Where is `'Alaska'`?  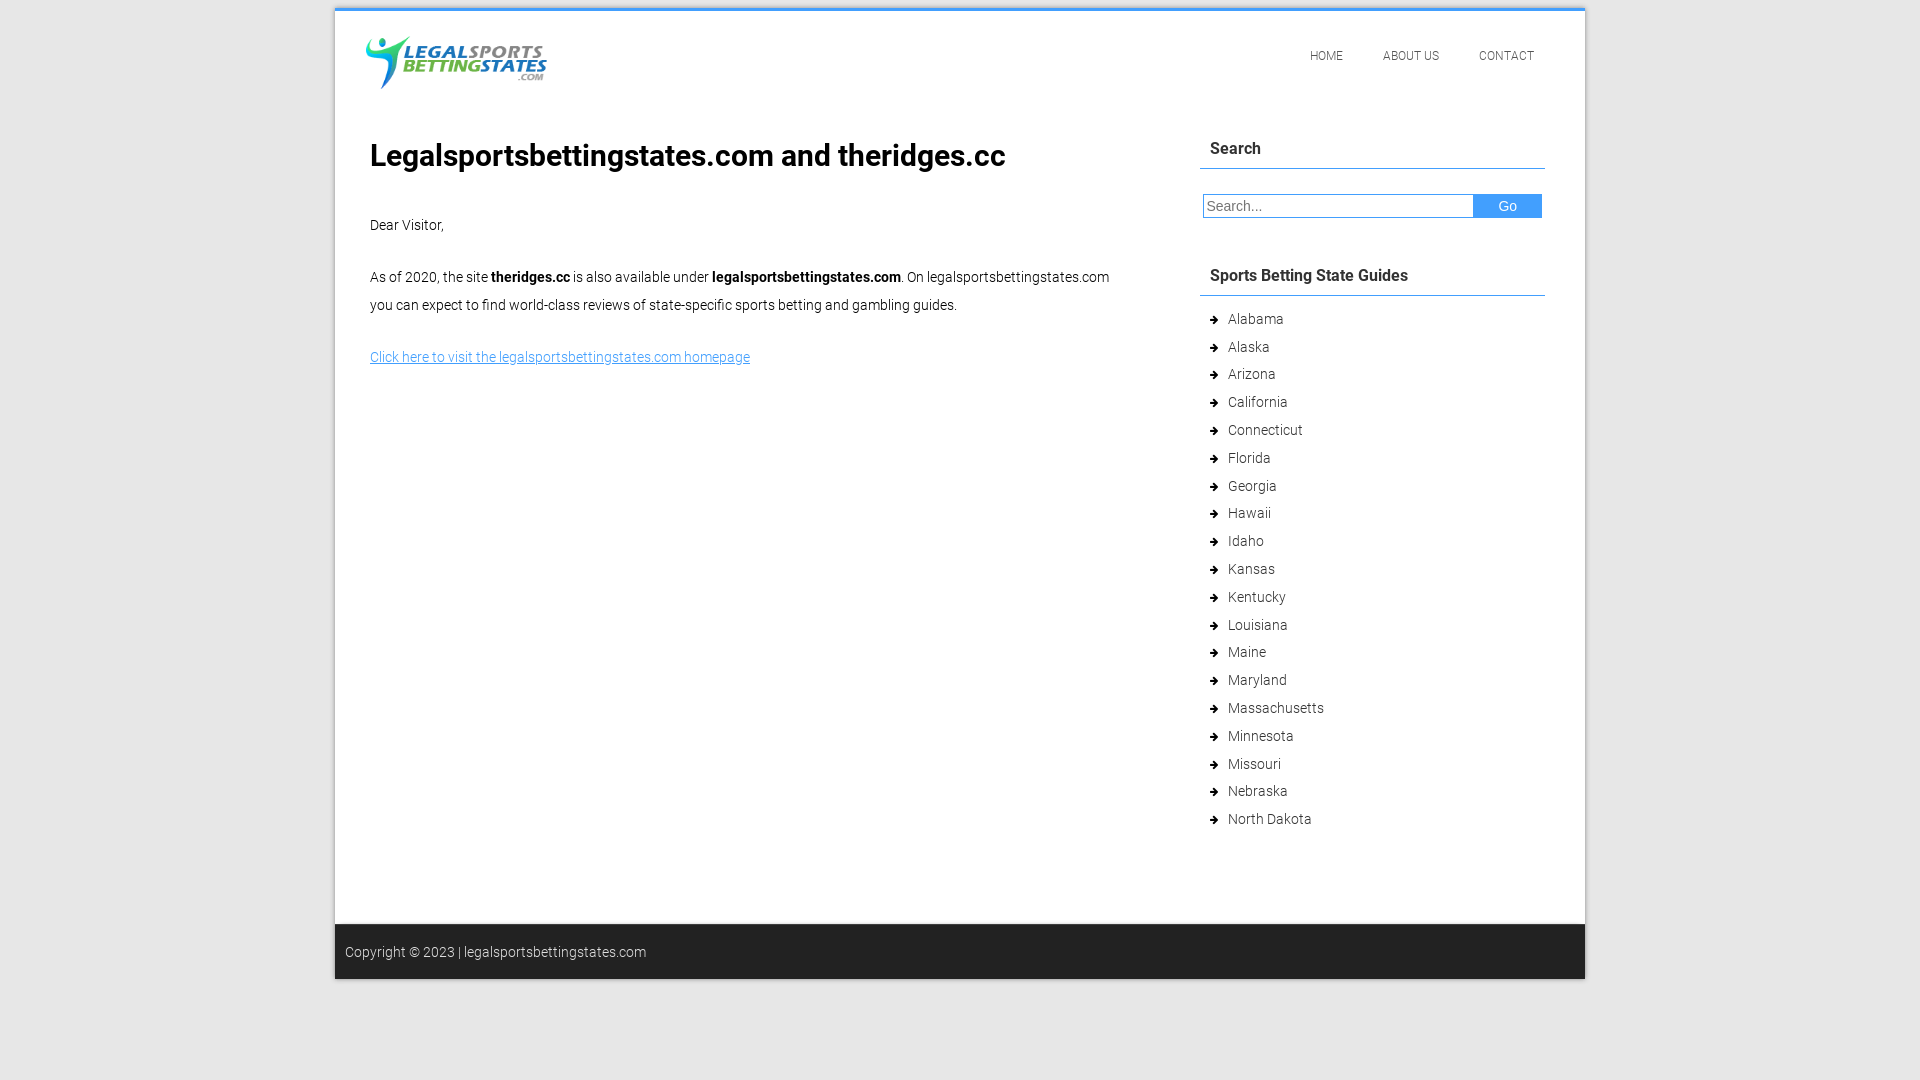
'Alaska' is located at coordinates (1247, 346).